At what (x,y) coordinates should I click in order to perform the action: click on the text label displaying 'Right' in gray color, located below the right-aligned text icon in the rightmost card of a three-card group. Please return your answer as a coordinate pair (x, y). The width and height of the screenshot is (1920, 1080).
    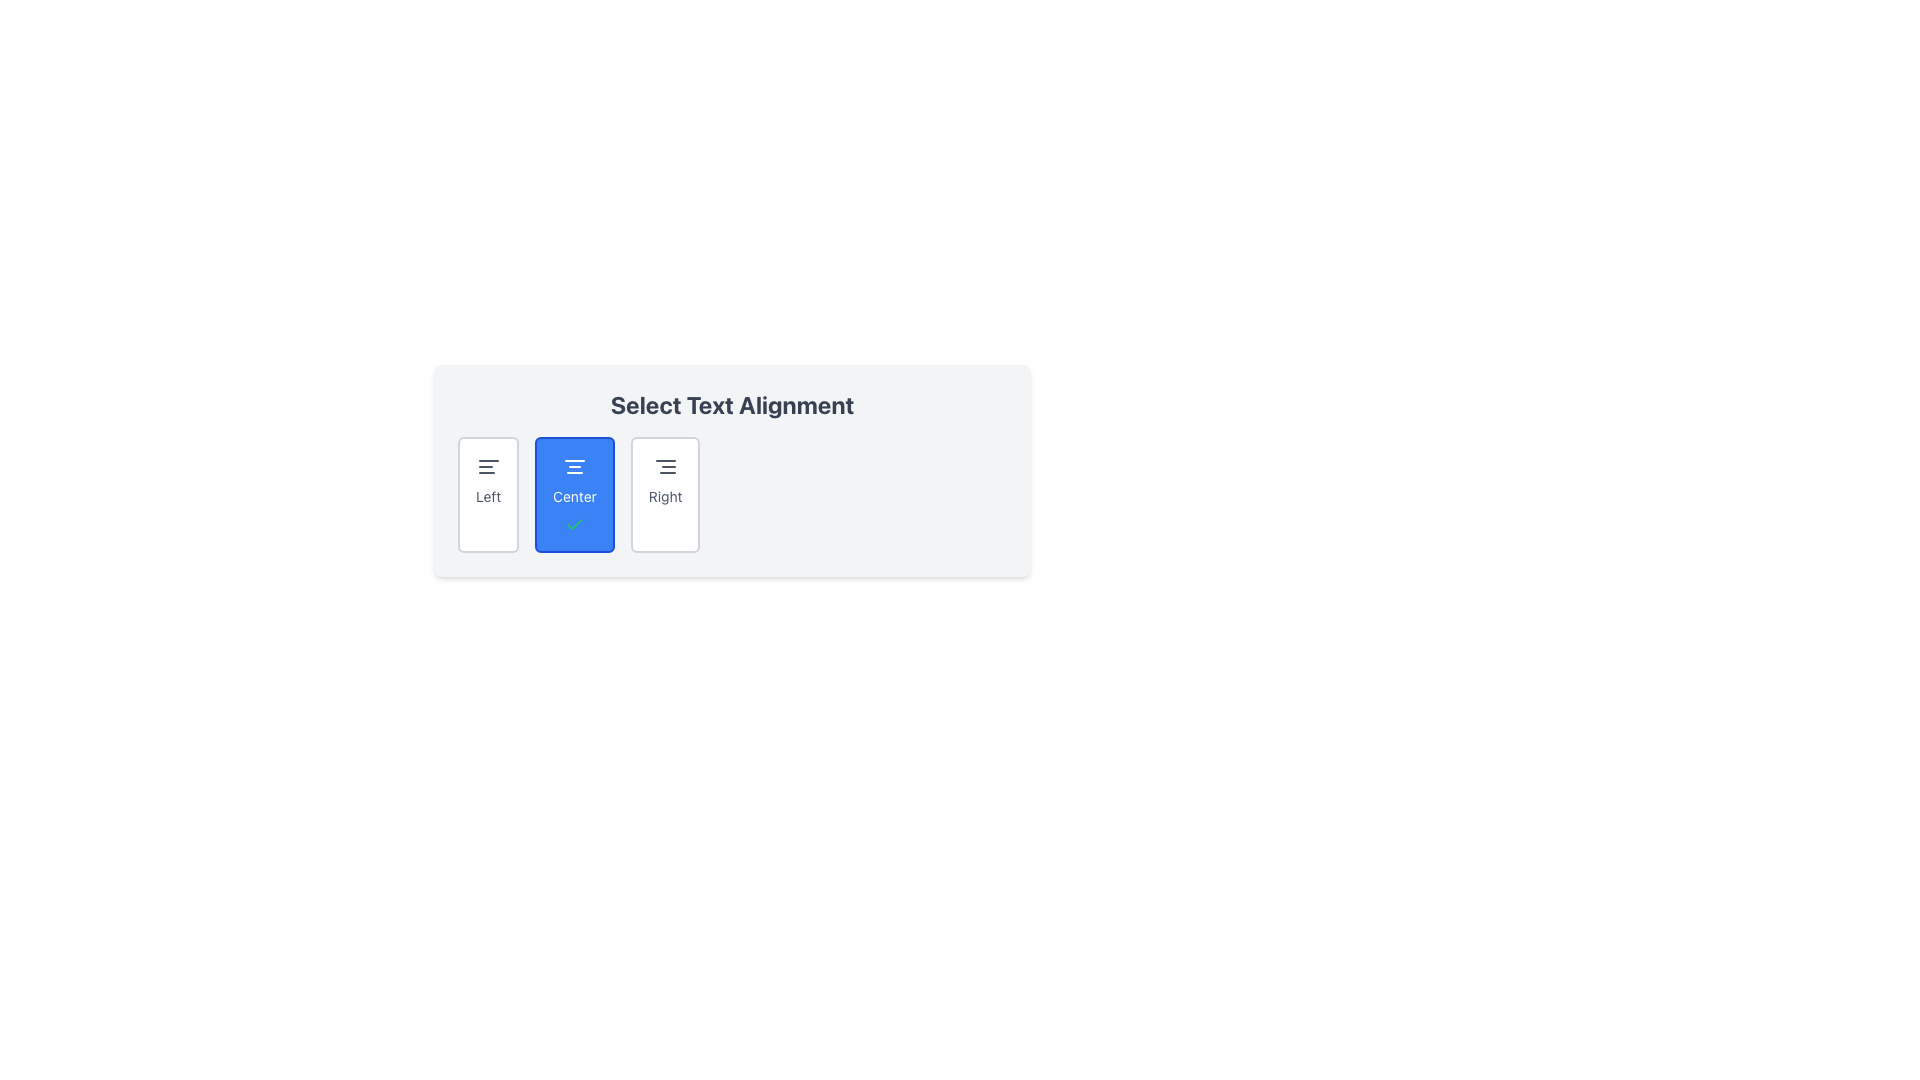
    Looking at the image, I should click on (665, 496).